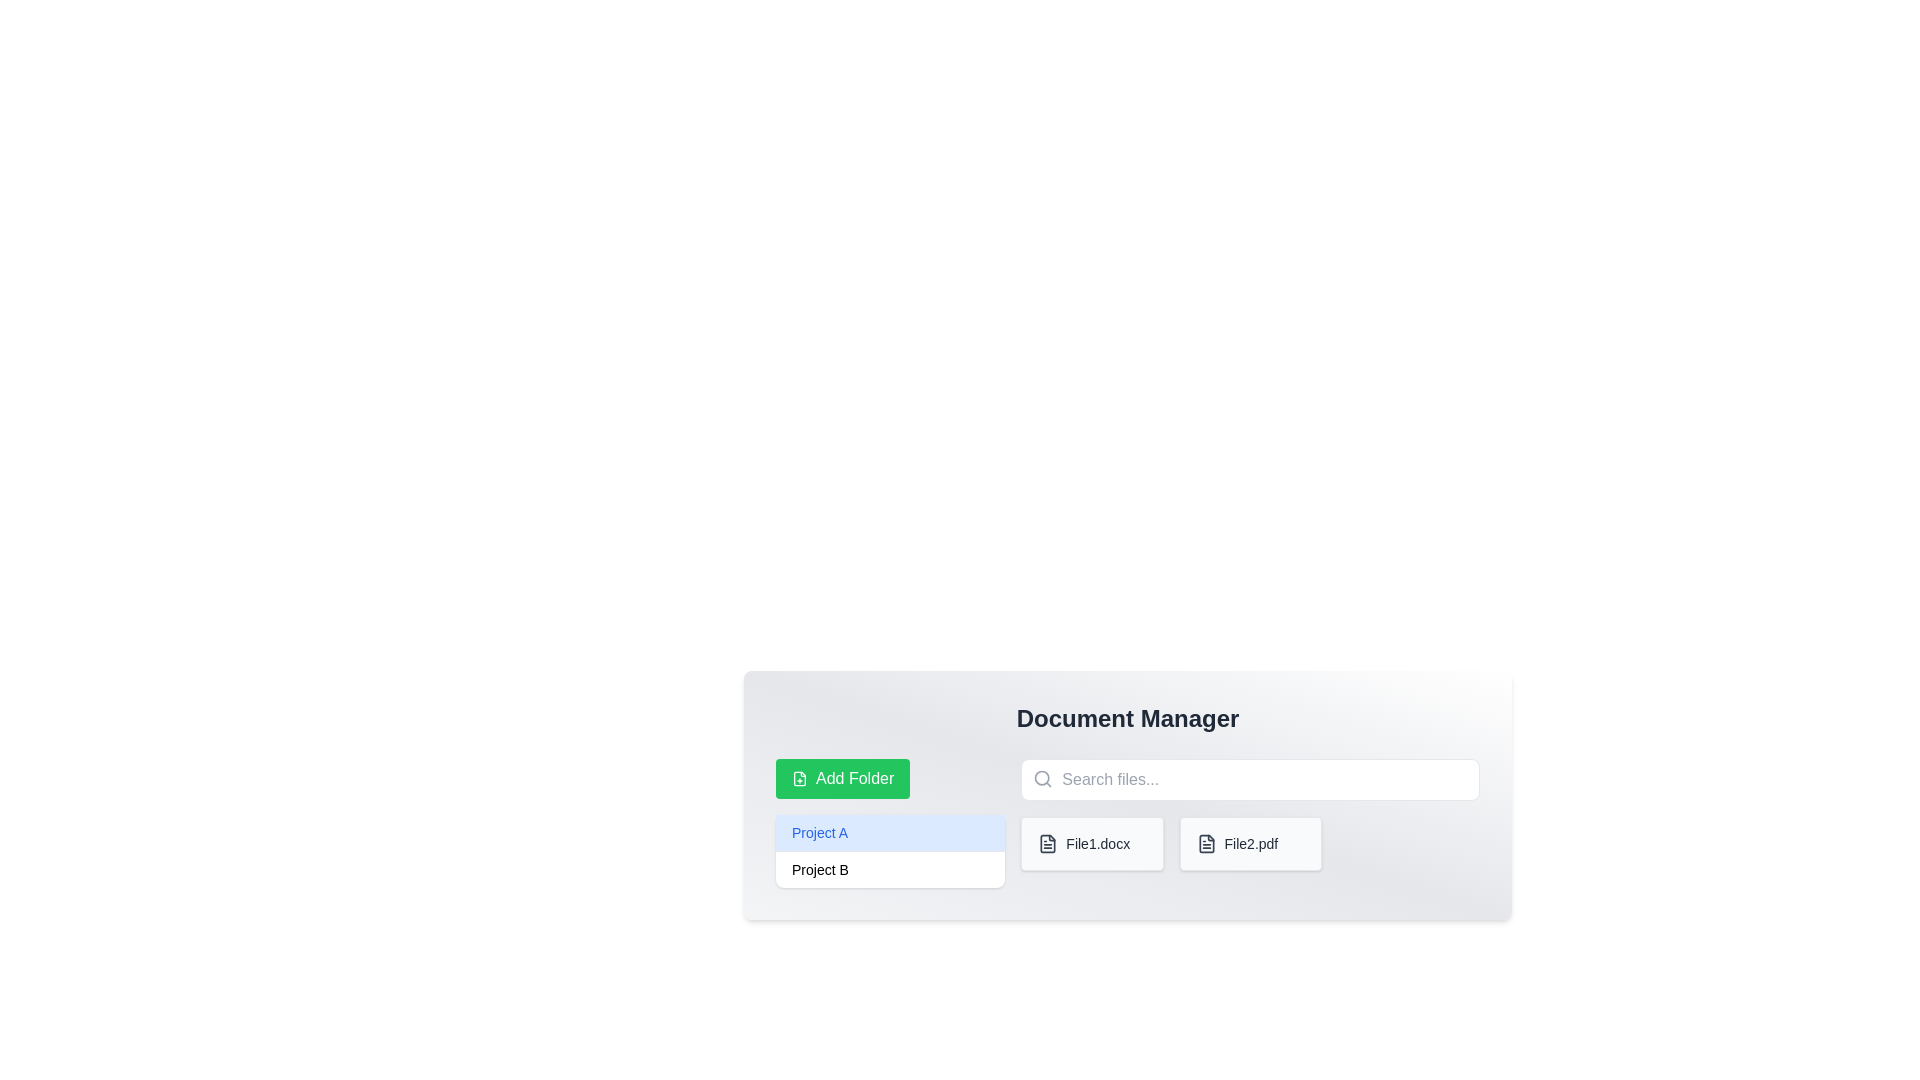  I want to click on the vertical menu component with a white background and rounded corners, located below the 'Add Folder' button, so click(889, 851).